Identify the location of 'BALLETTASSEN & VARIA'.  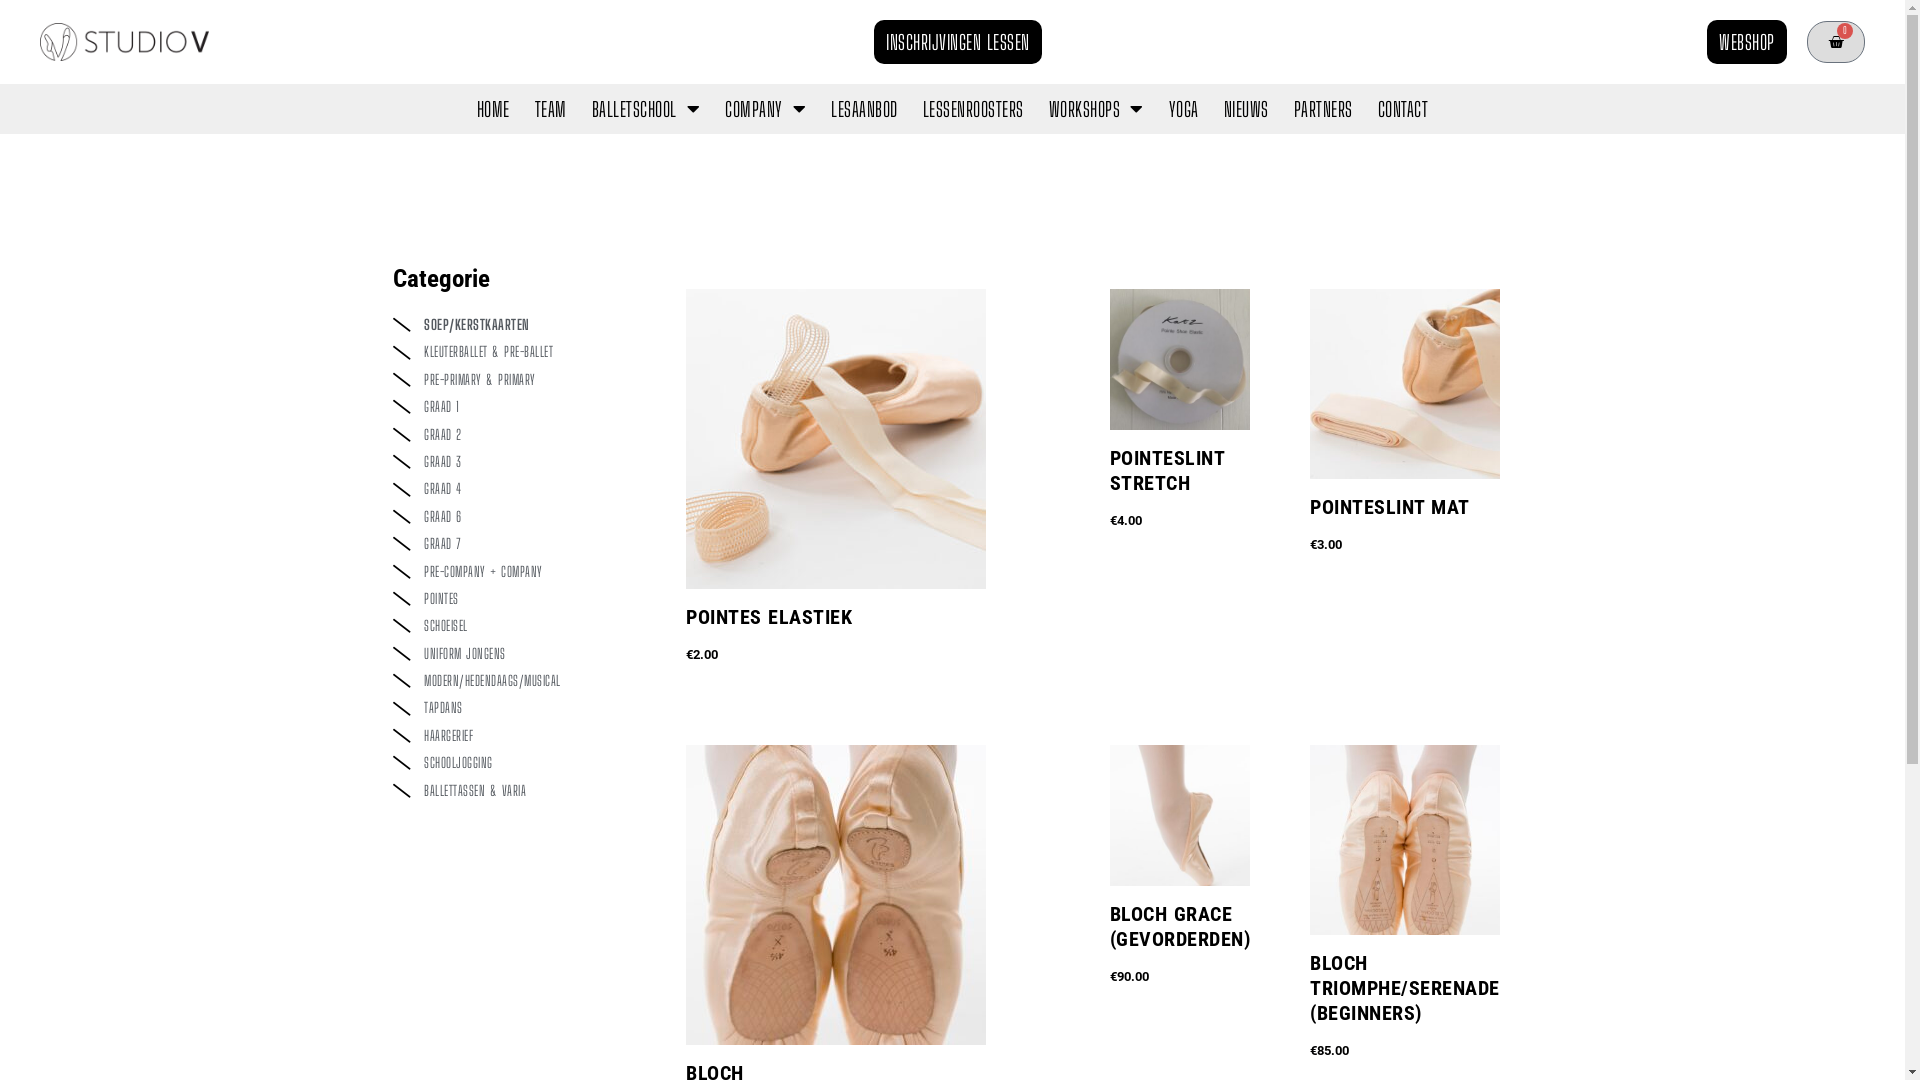
(518, 789).